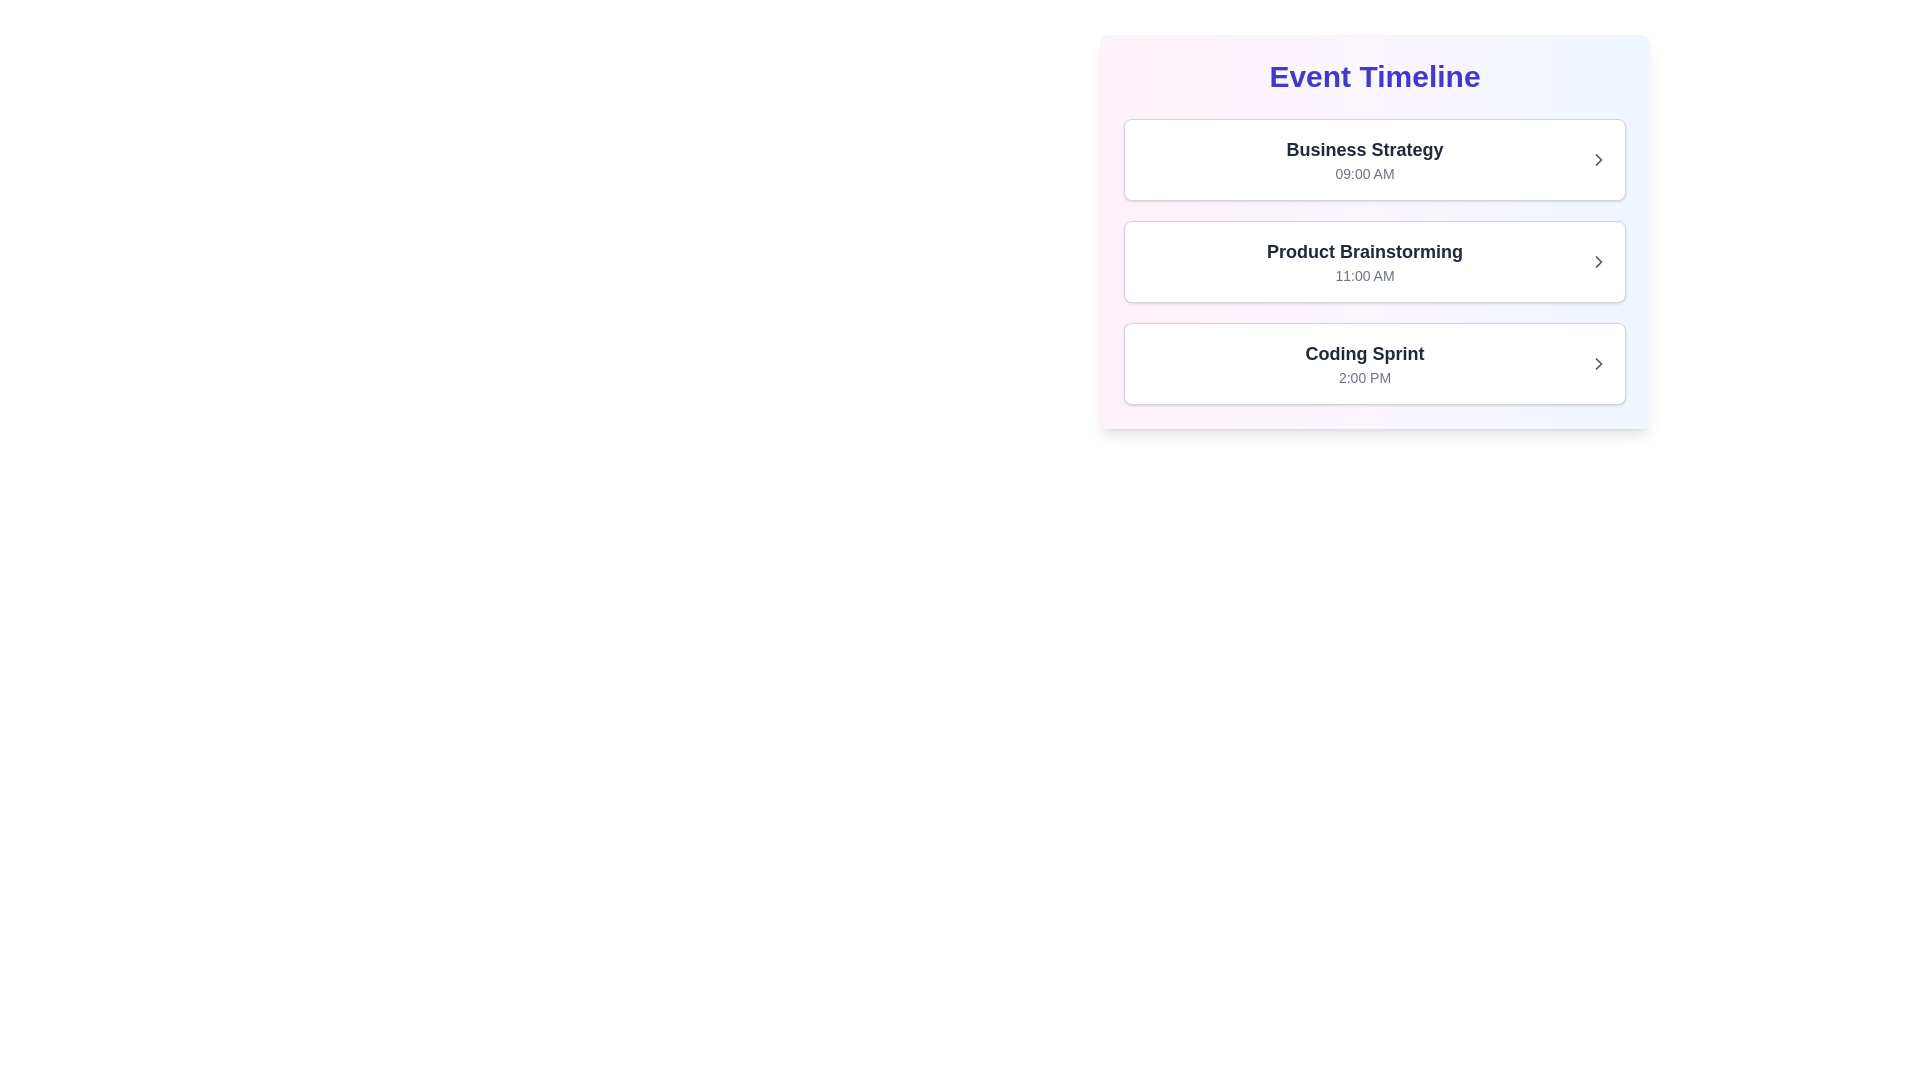  I want to click on the non-interactive card styled as a button containing 'Business Strategy' and '09:00 AM' text, located in the 'Event Timeline' section, so click(1373, 158).